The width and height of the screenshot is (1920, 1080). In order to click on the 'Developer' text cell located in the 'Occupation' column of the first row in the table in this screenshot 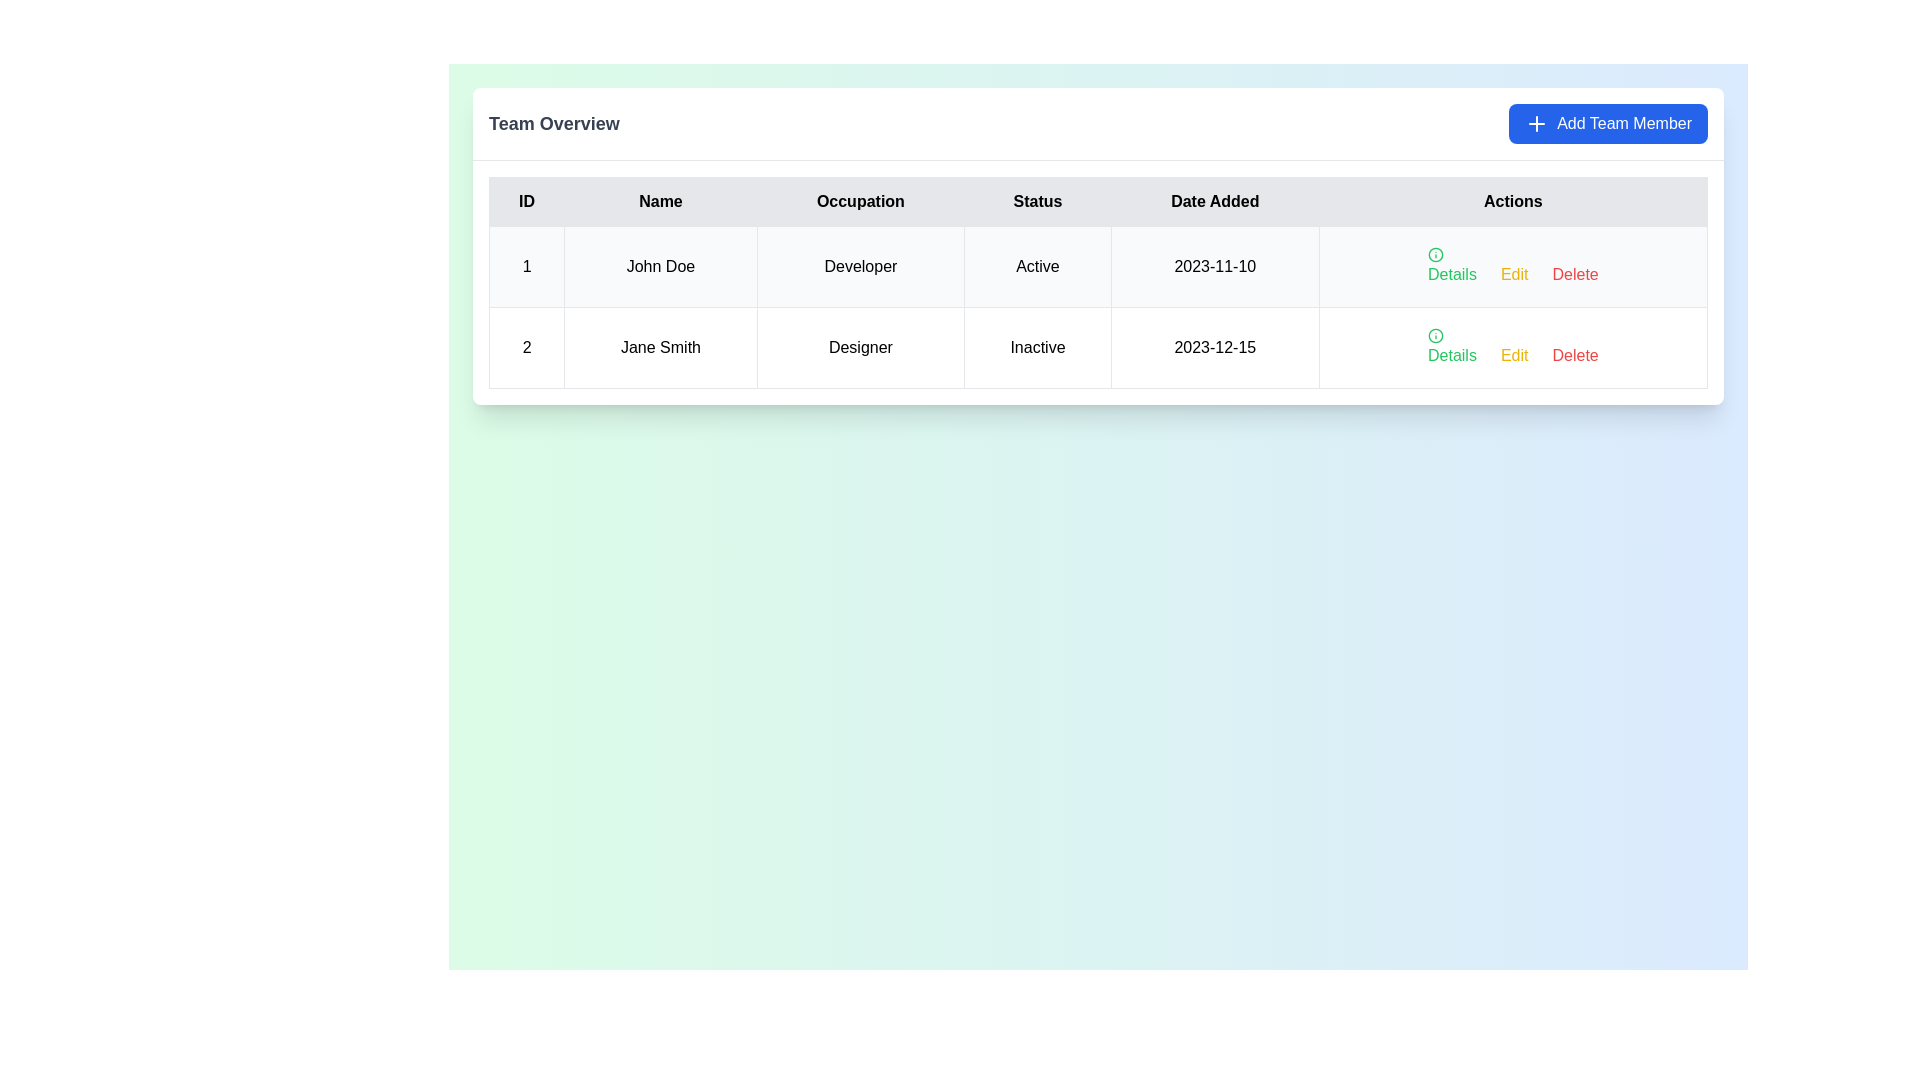, I will do `click(860, 265)`.